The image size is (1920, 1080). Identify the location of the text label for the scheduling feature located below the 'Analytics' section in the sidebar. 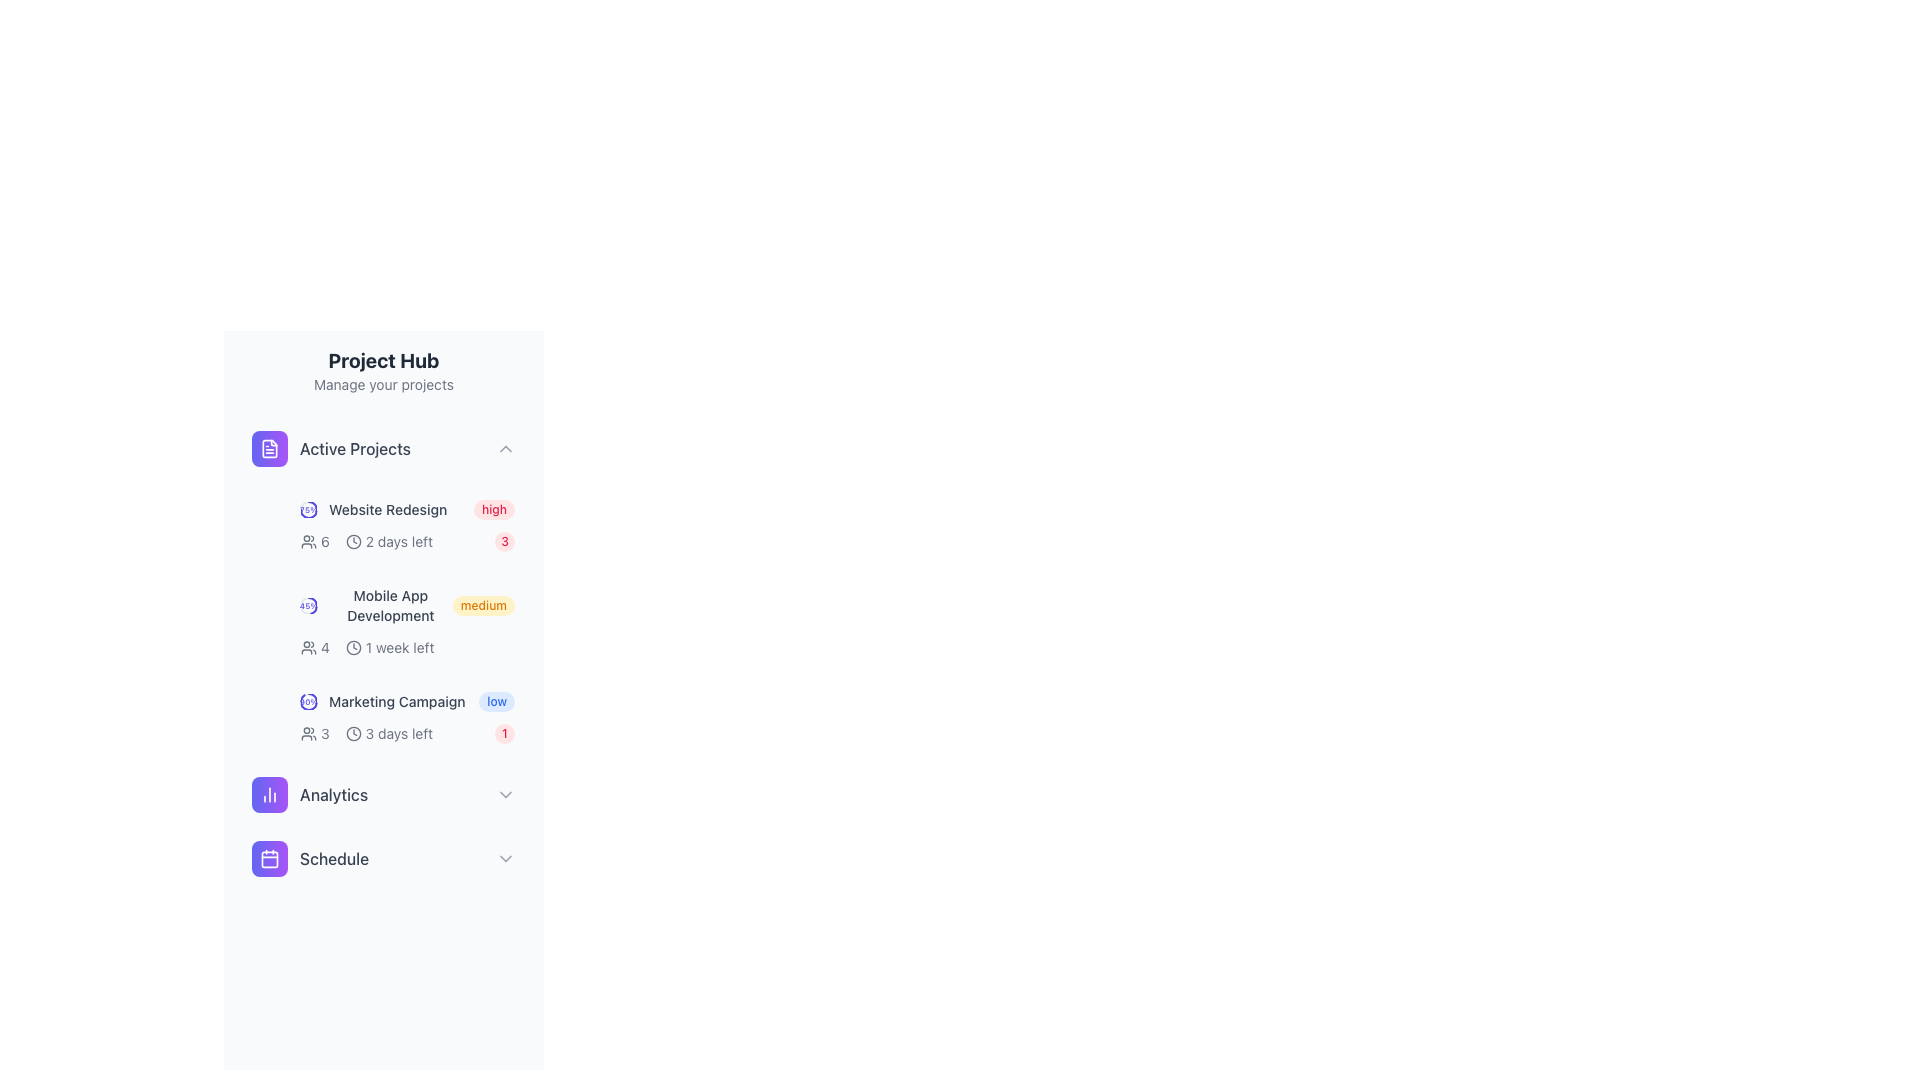
(334, 858).